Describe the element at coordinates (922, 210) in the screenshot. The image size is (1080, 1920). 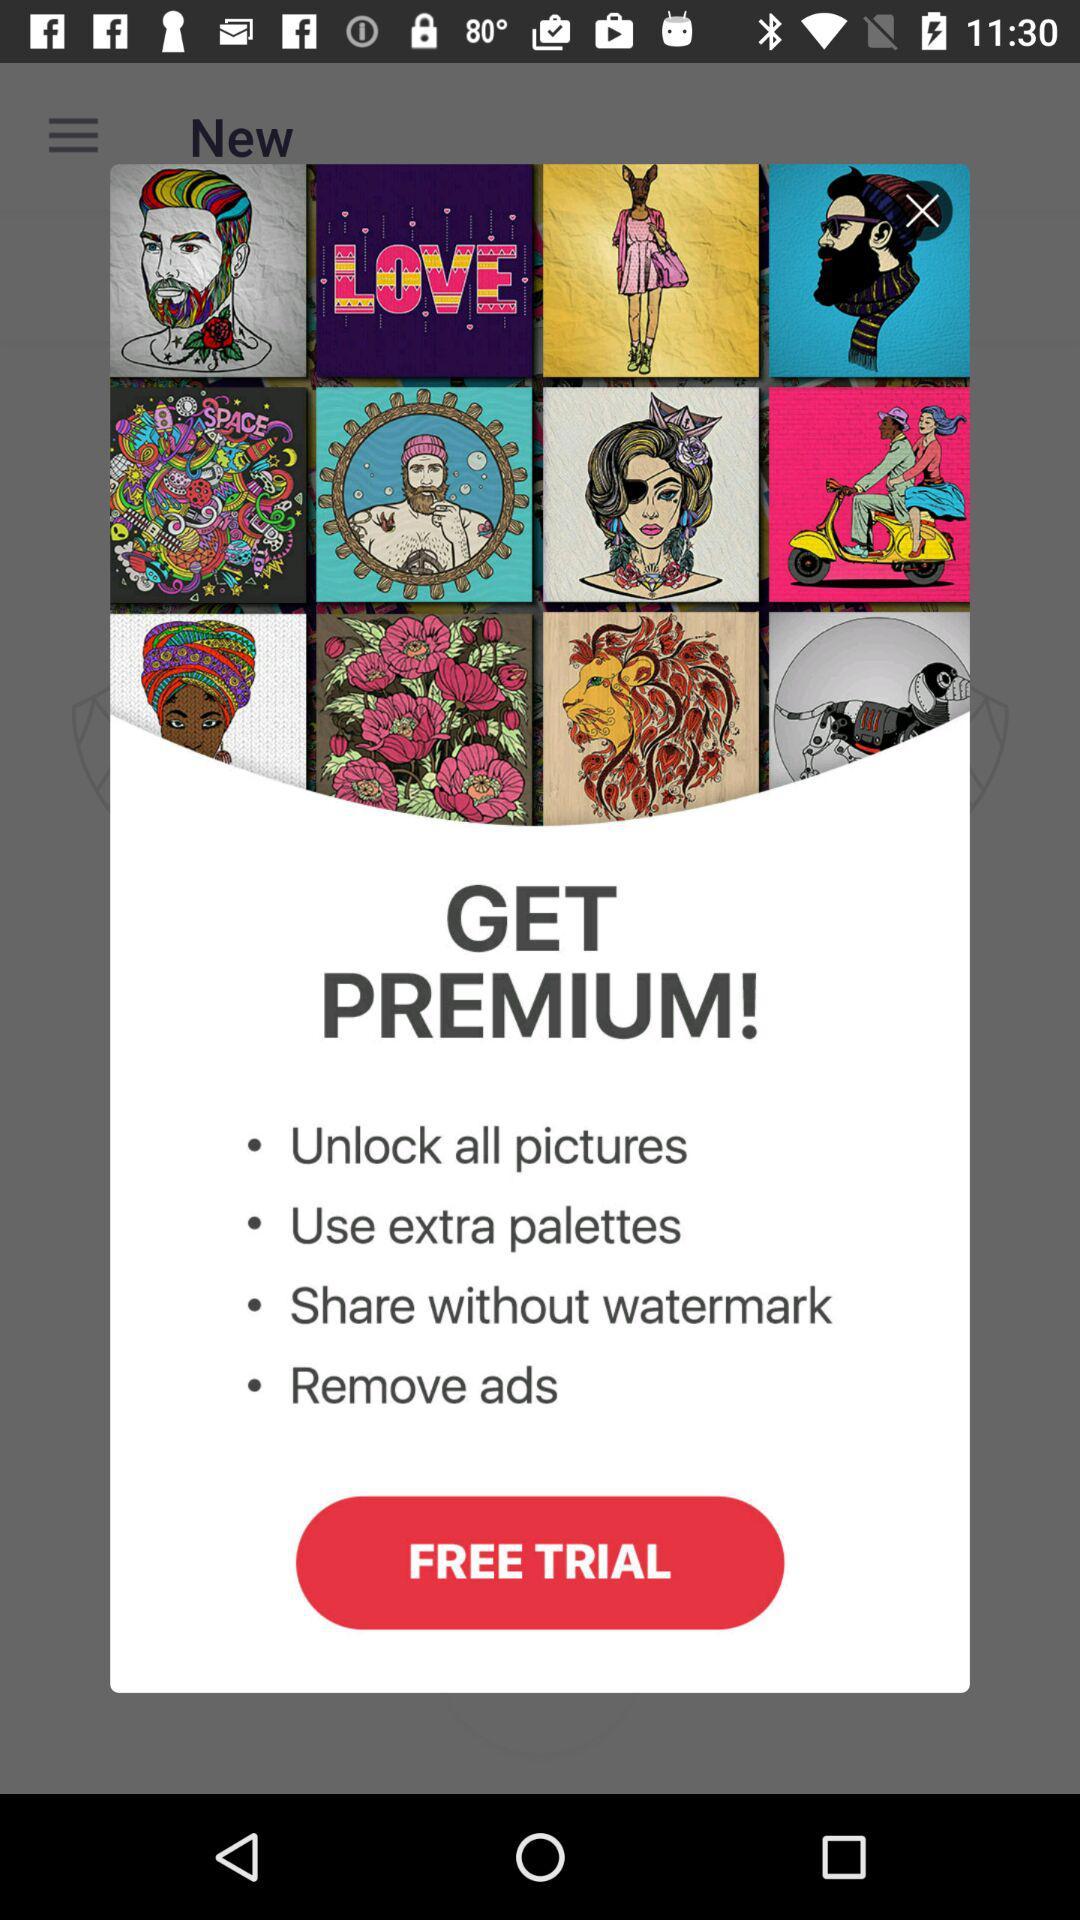
I see `cancel button` at that location.